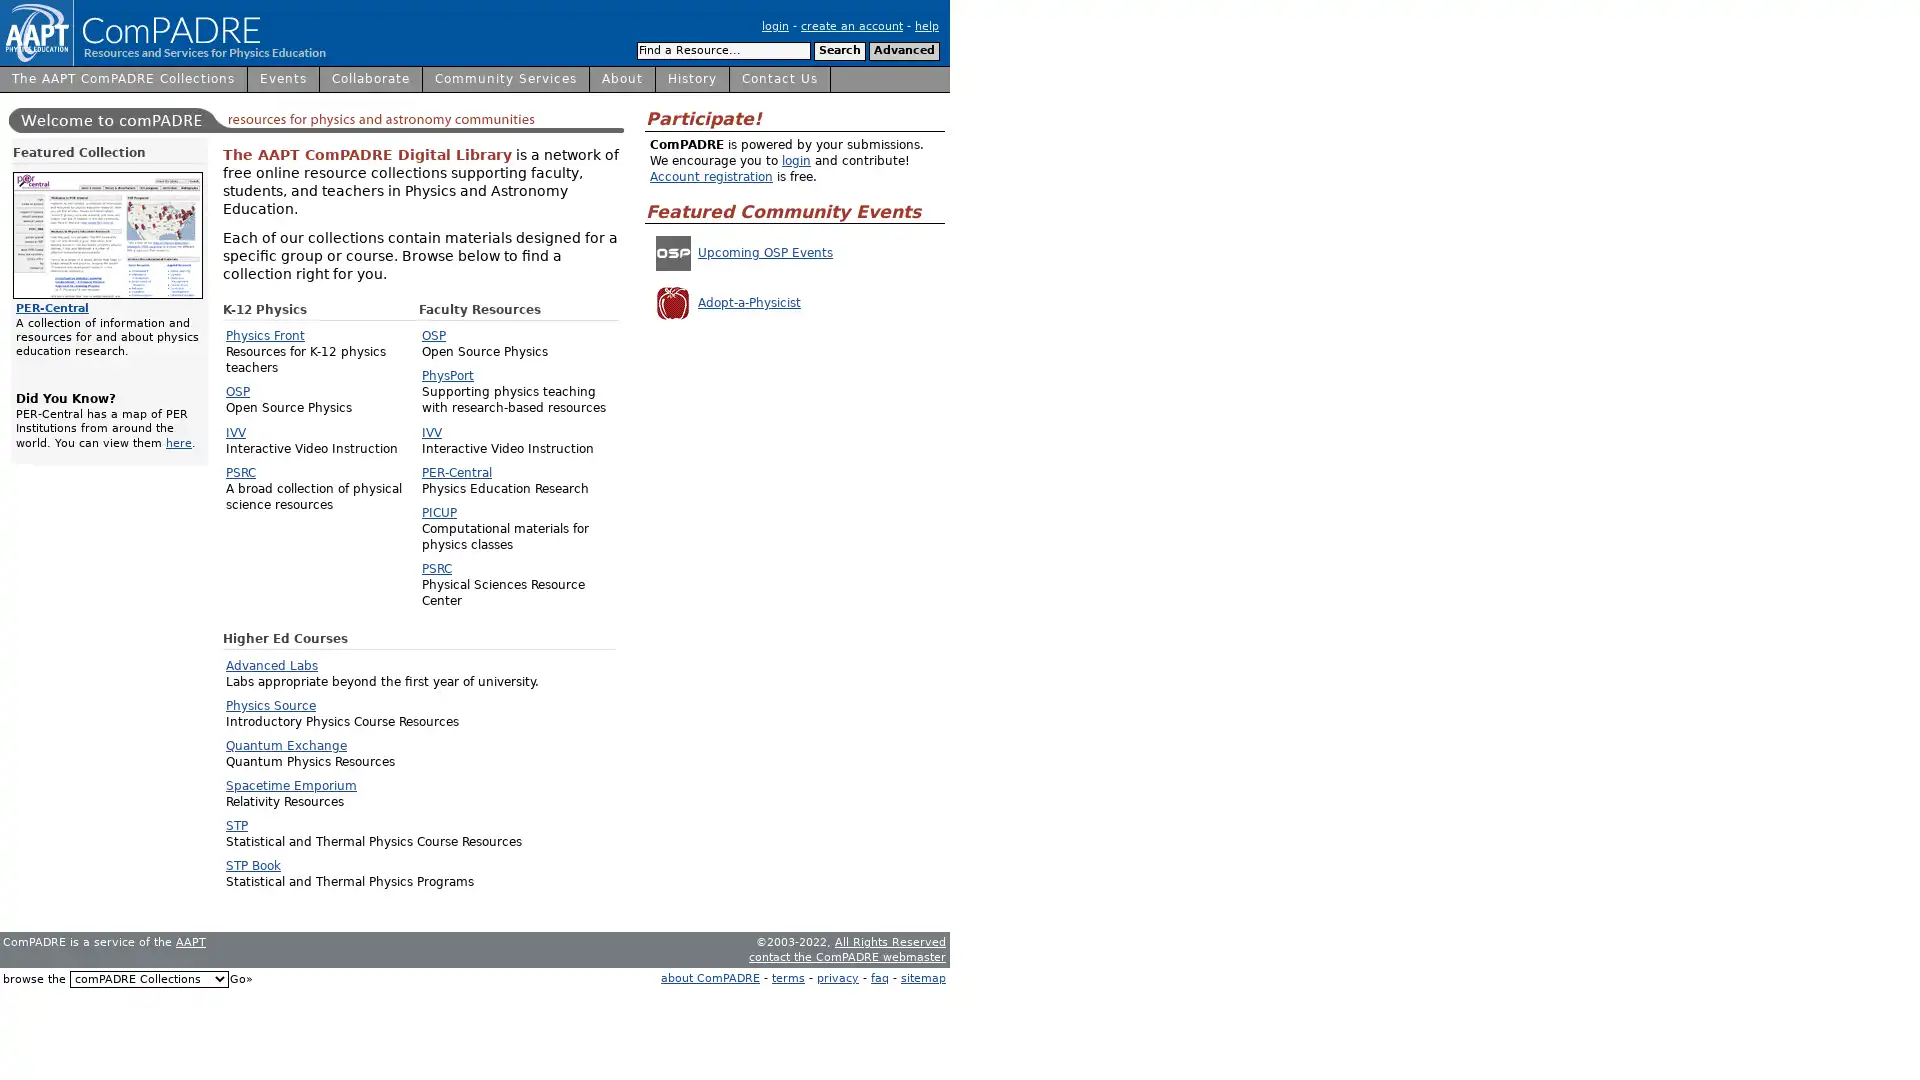 The image size is (1920, 1080). Describe the element at coordinates (903, 50) in the screenshot. I see `Advanced` at that location.